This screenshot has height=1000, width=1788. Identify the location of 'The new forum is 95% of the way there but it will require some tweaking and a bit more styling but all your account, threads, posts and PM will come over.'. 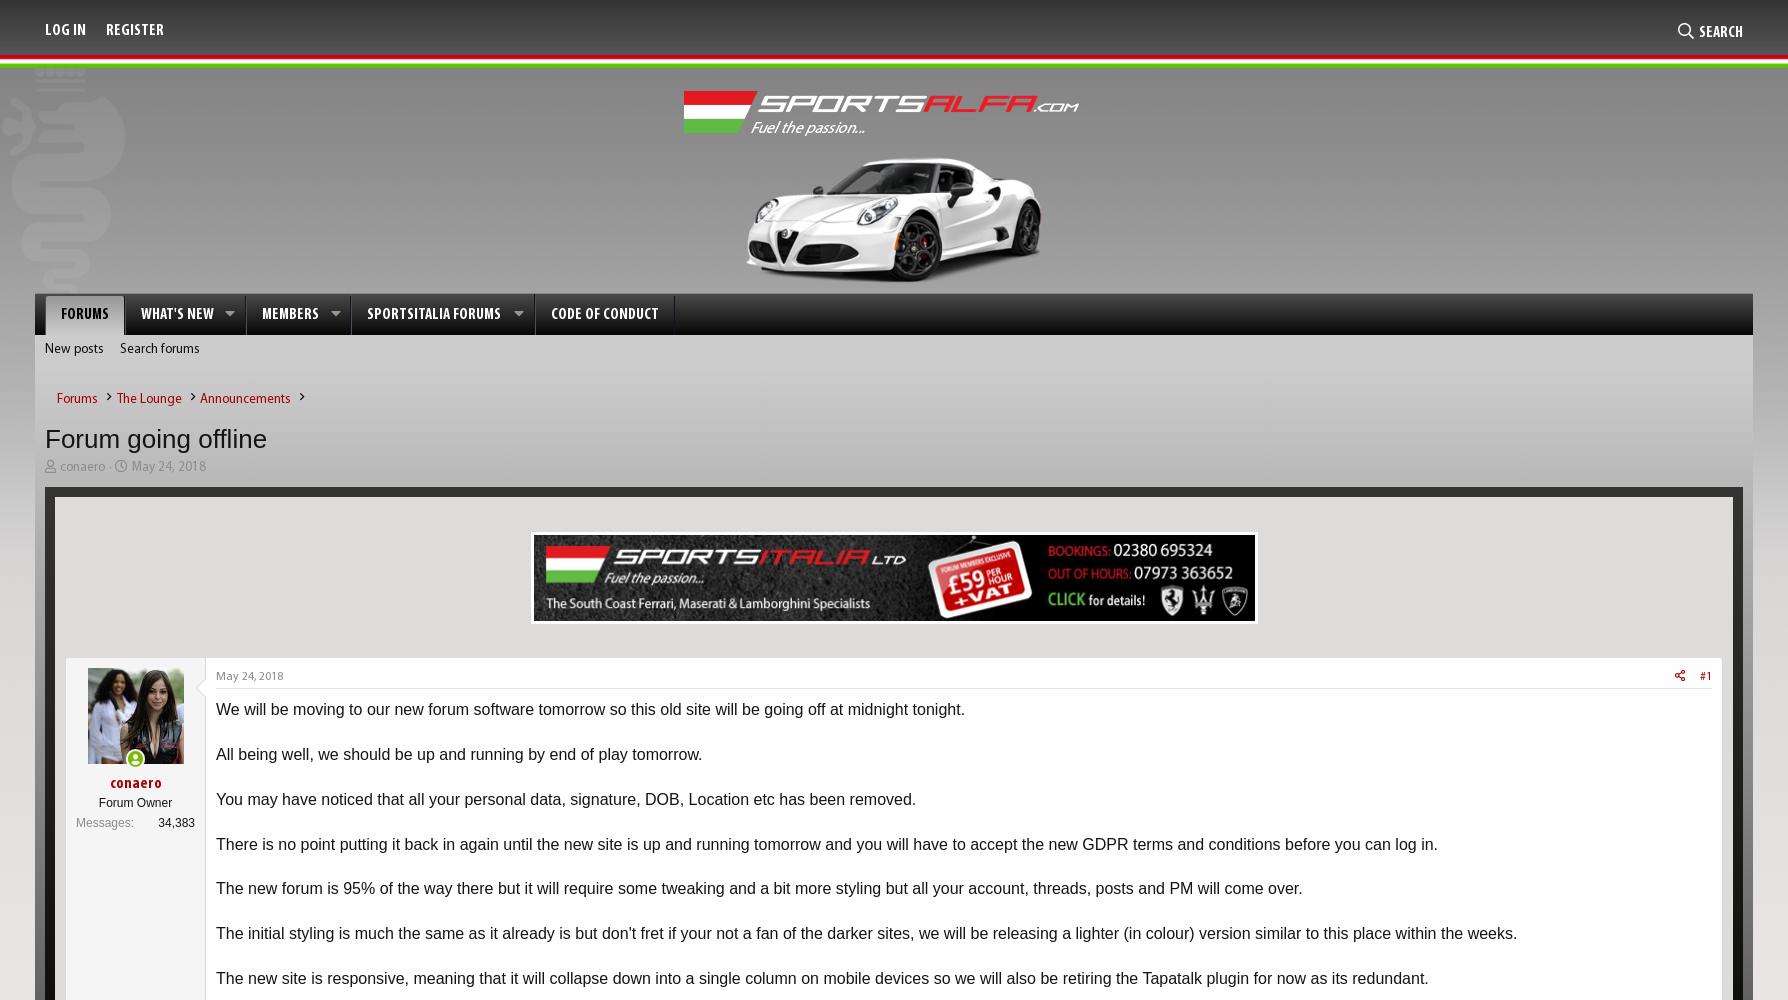
(758, 888).